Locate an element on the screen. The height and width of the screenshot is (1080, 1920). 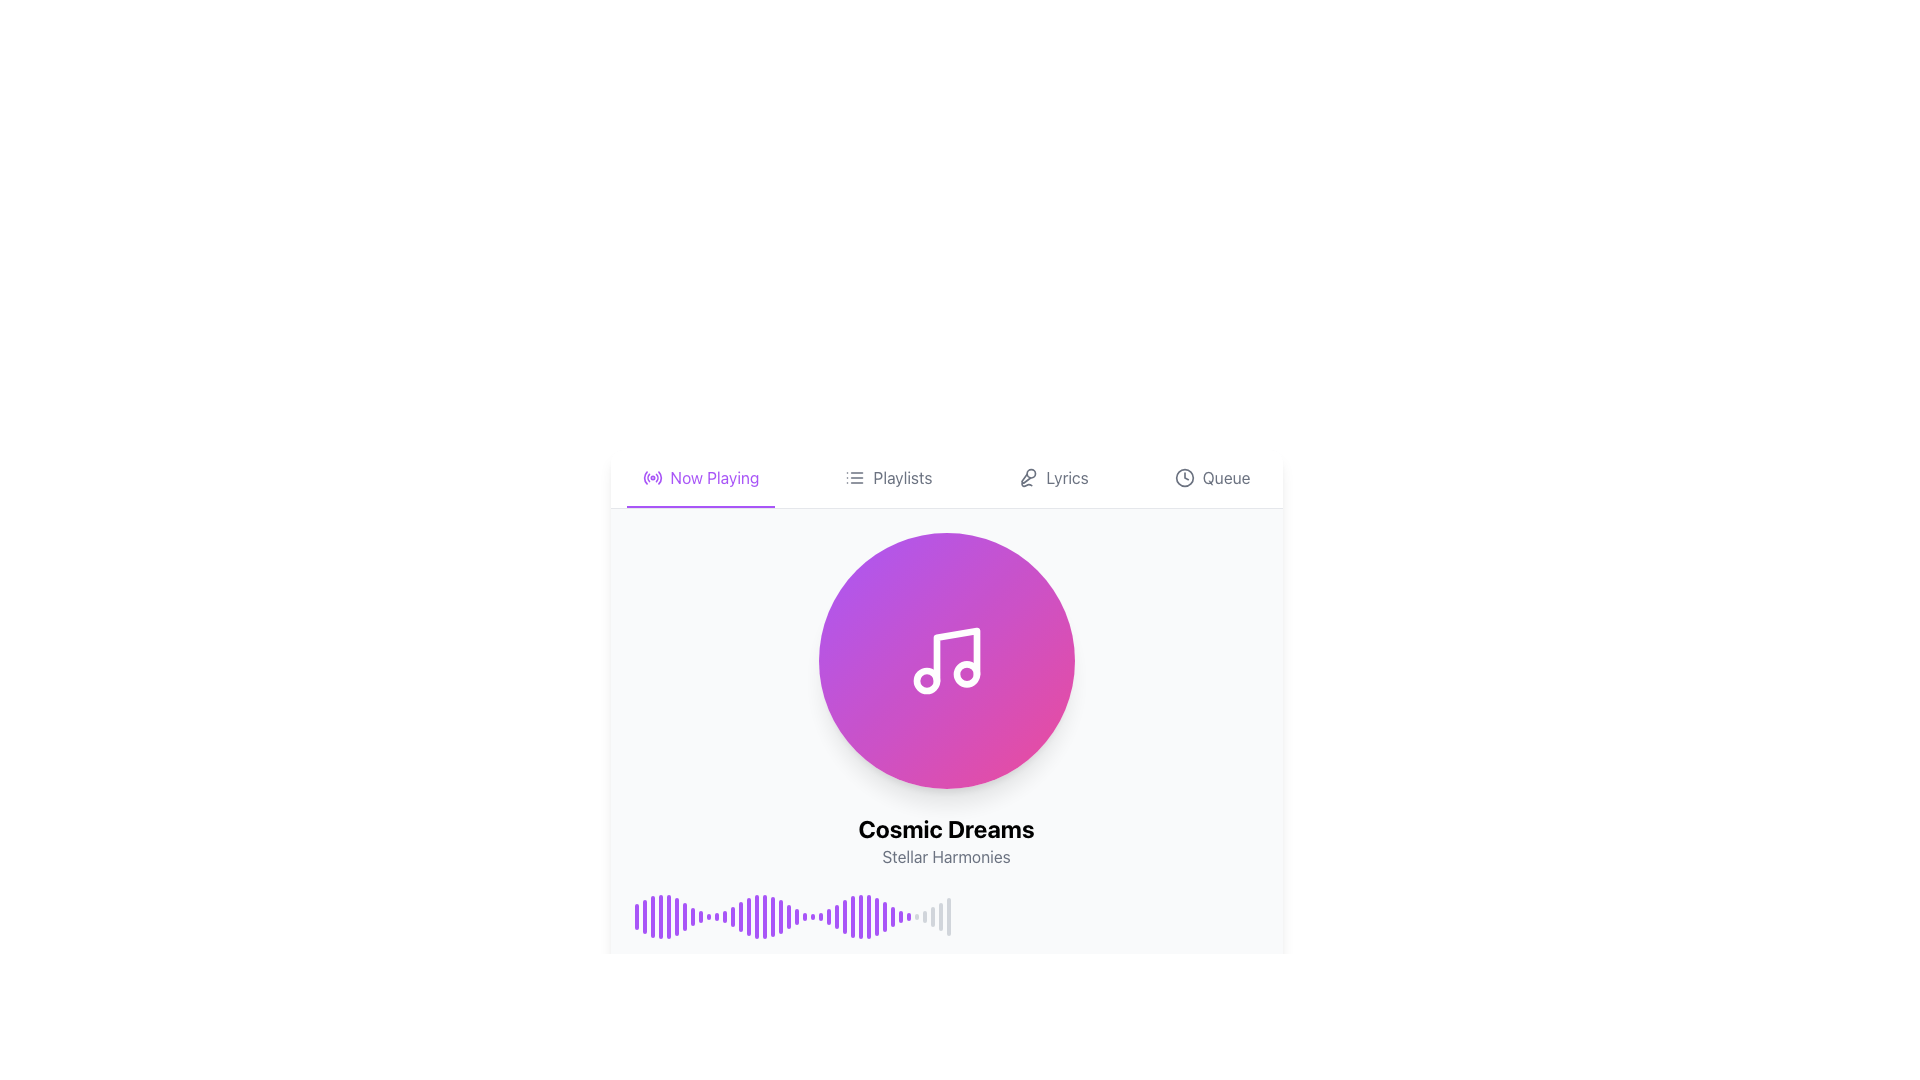
the 13th vertical waveform bar, which is a vibrant purple decorative component in a sequence of 35 bars, positioned beneath the text description of the current song is located at coordinates (731, 917).